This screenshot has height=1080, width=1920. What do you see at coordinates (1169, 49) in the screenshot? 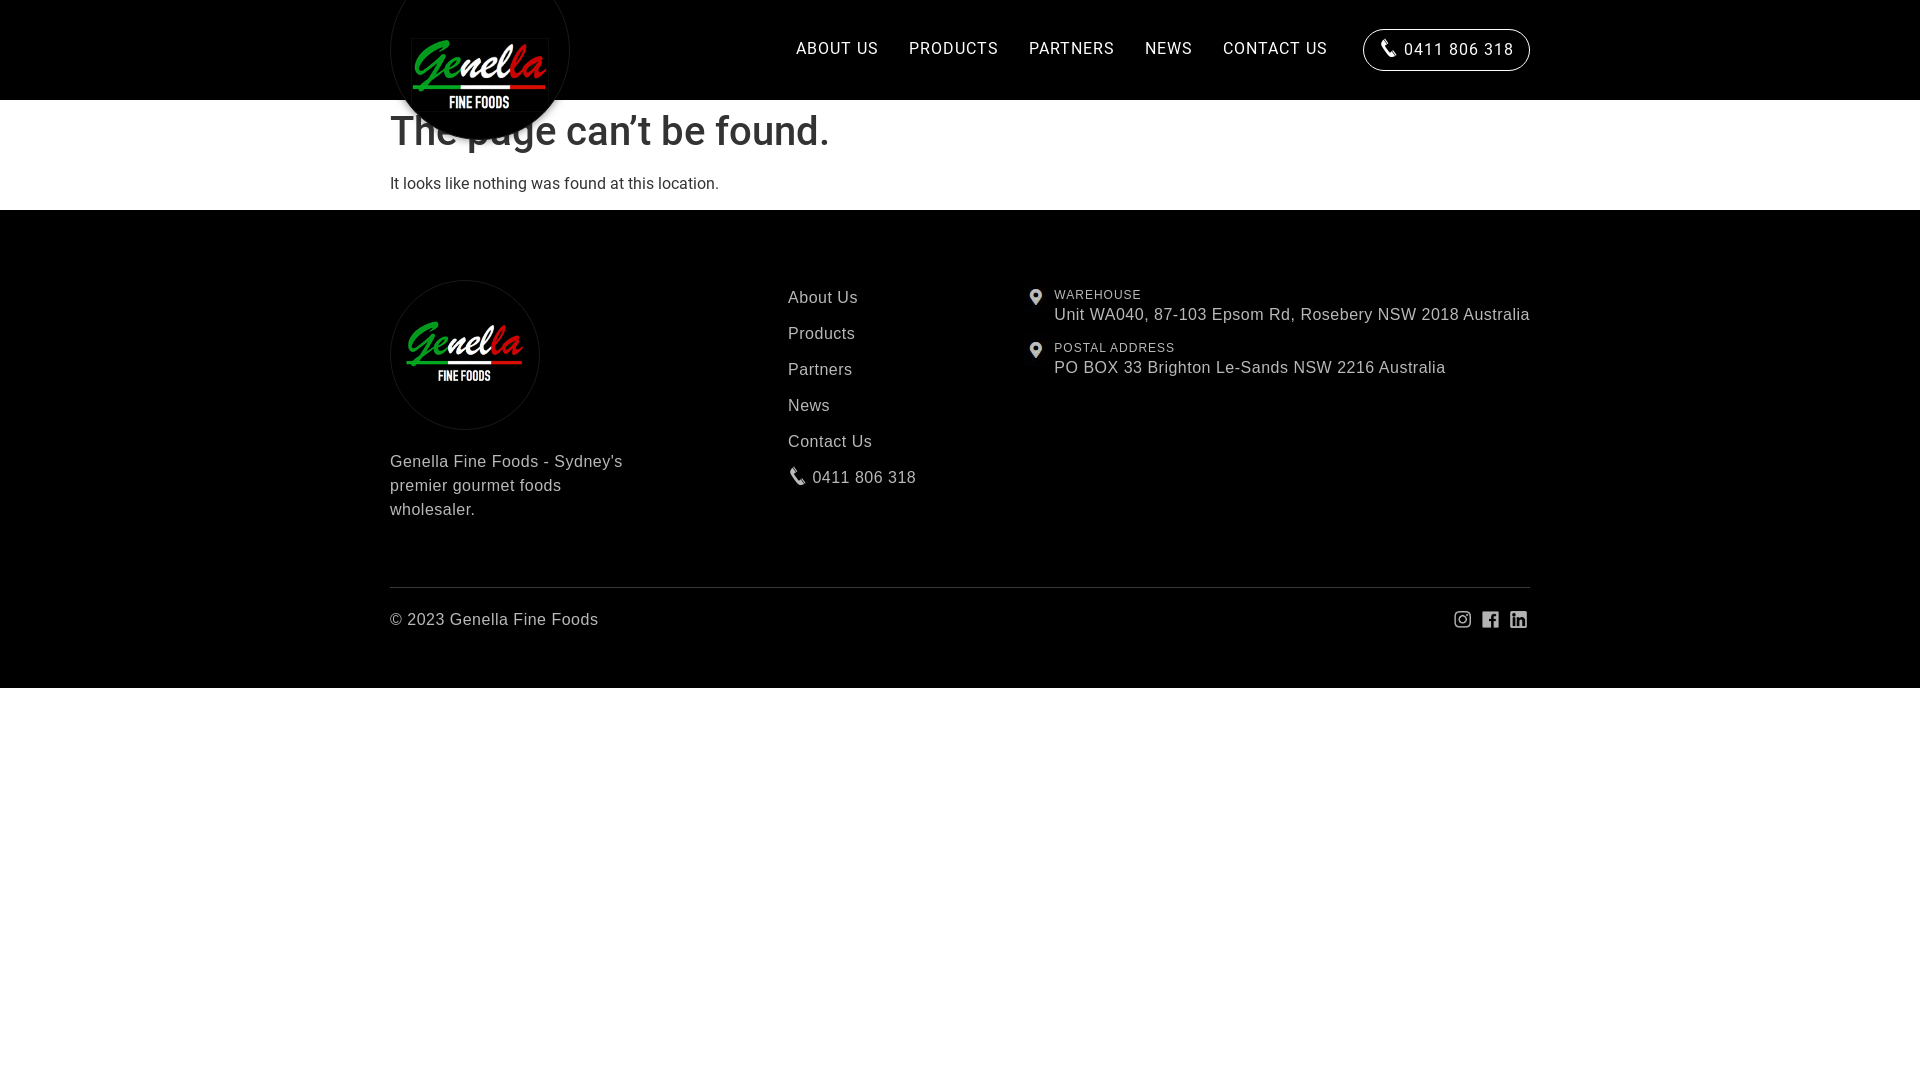
I see `'NEWS'` at bounding box center [1169, 49].